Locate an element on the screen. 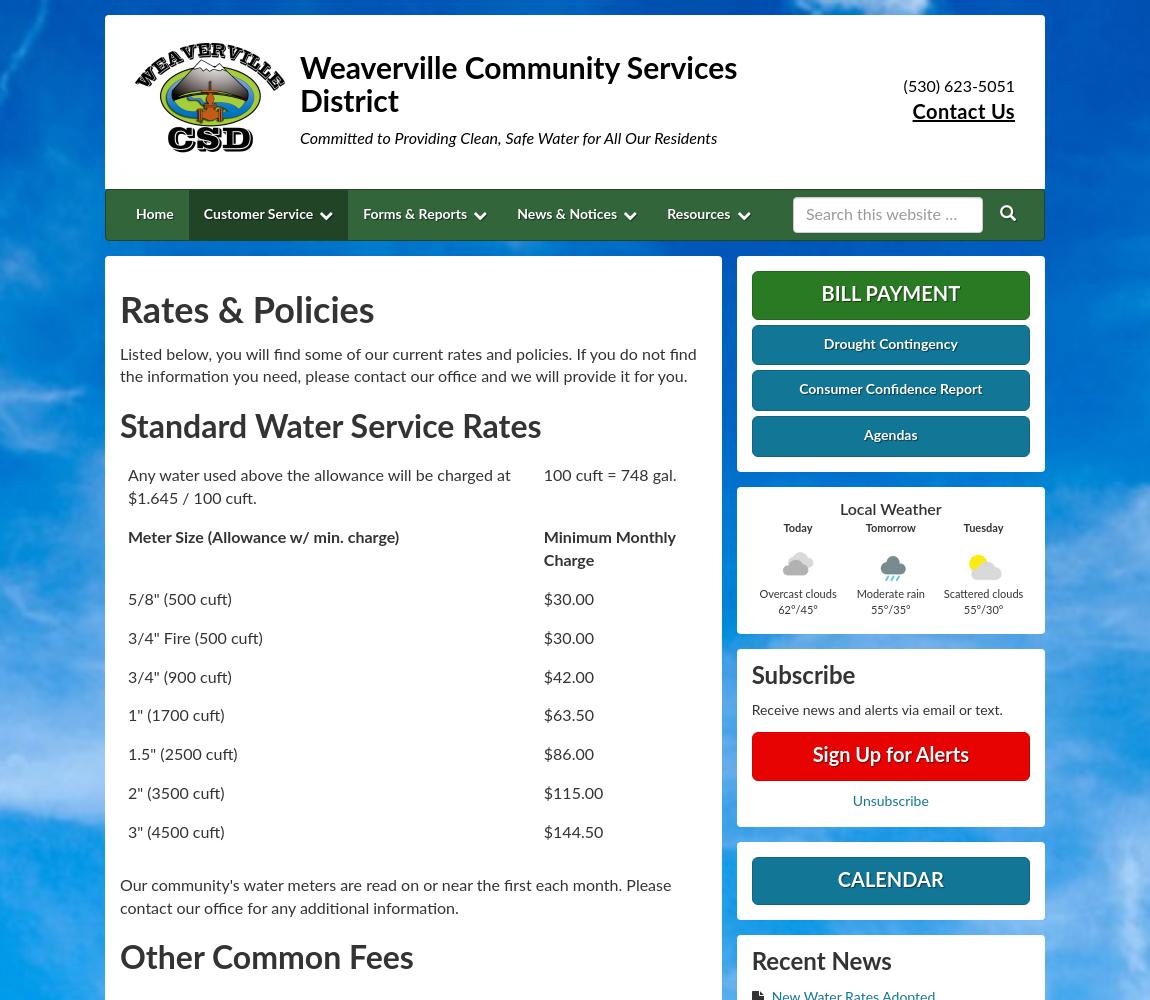 This screenshot has height=1000, width=1150. 'Weaverville Community Services District' is located at coordinates (518, 85).